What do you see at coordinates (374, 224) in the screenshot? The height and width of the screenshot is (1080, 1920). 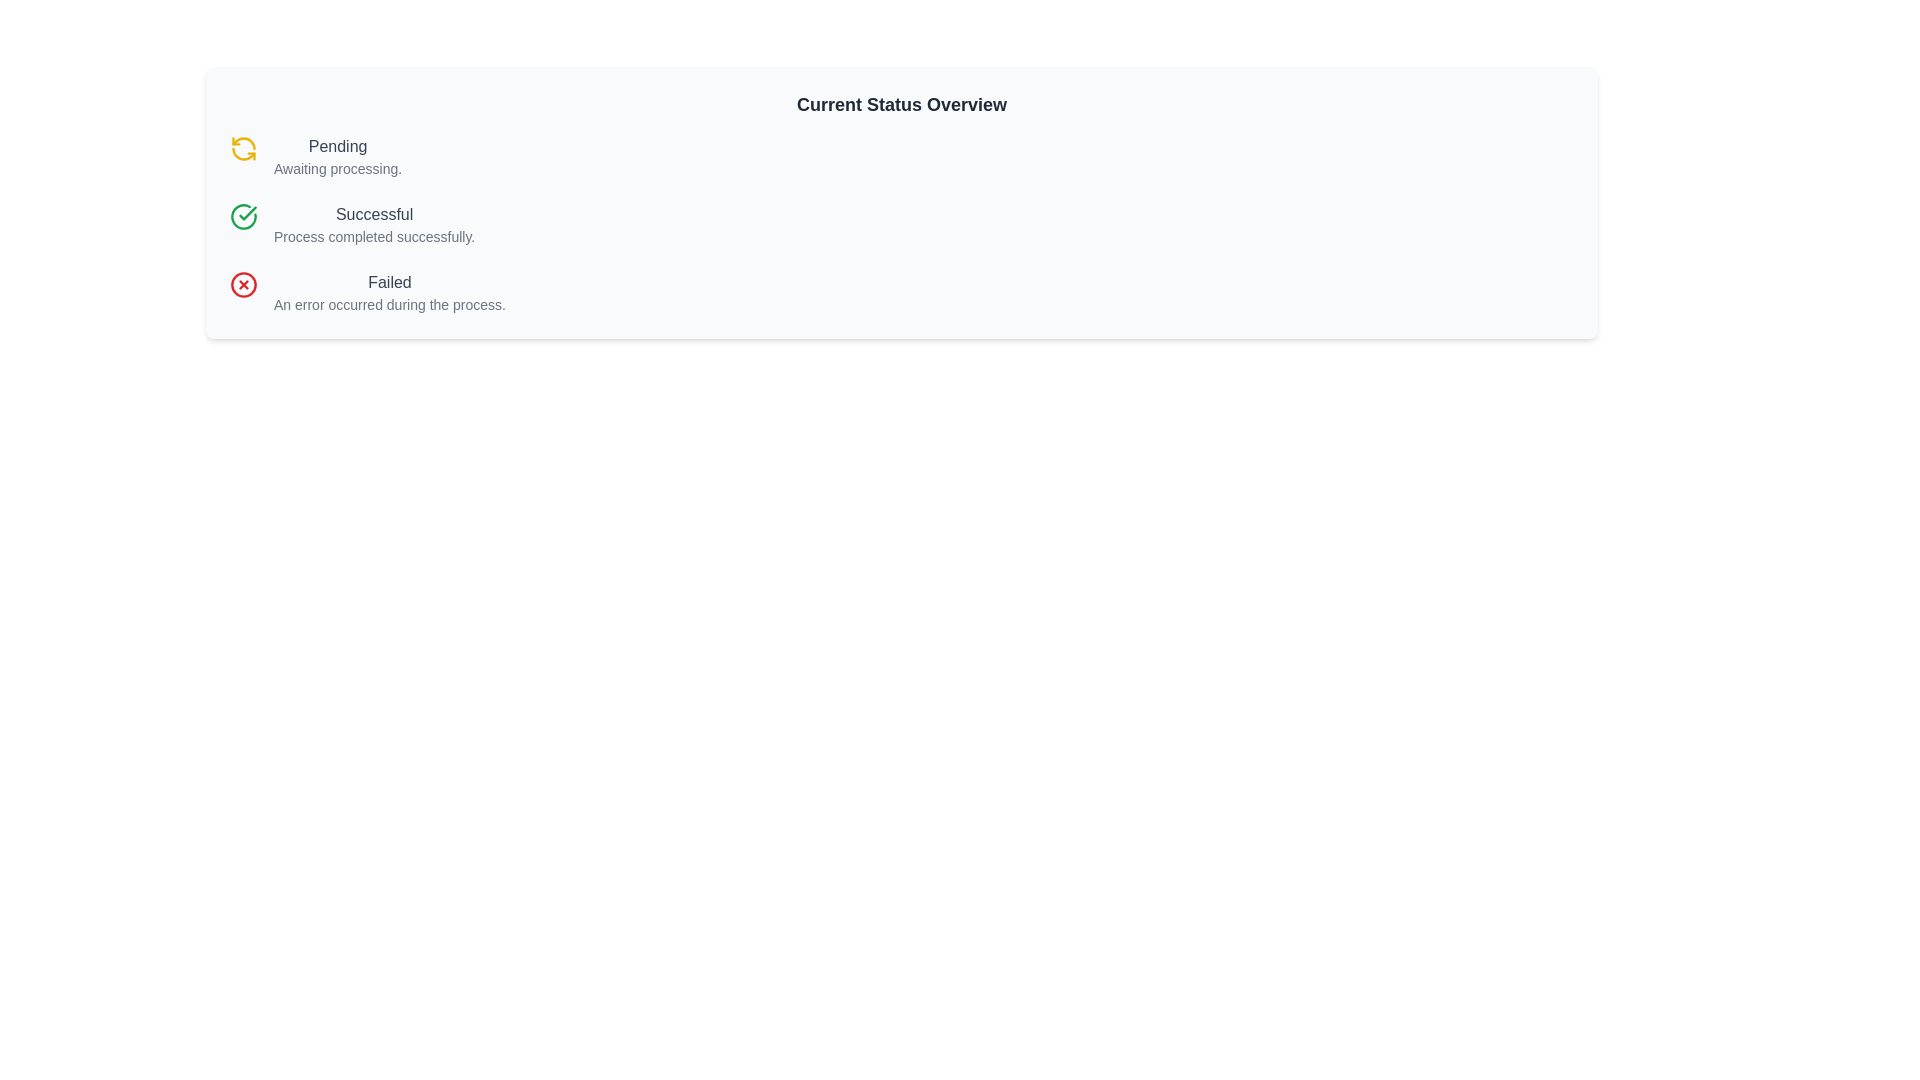 I see `the feedback message displayed in the Text block located in the middle column of the tri-section status overview panel, specifically the second listed status between 'Pending' and 'Failed'` at bounding box center [374, 224].